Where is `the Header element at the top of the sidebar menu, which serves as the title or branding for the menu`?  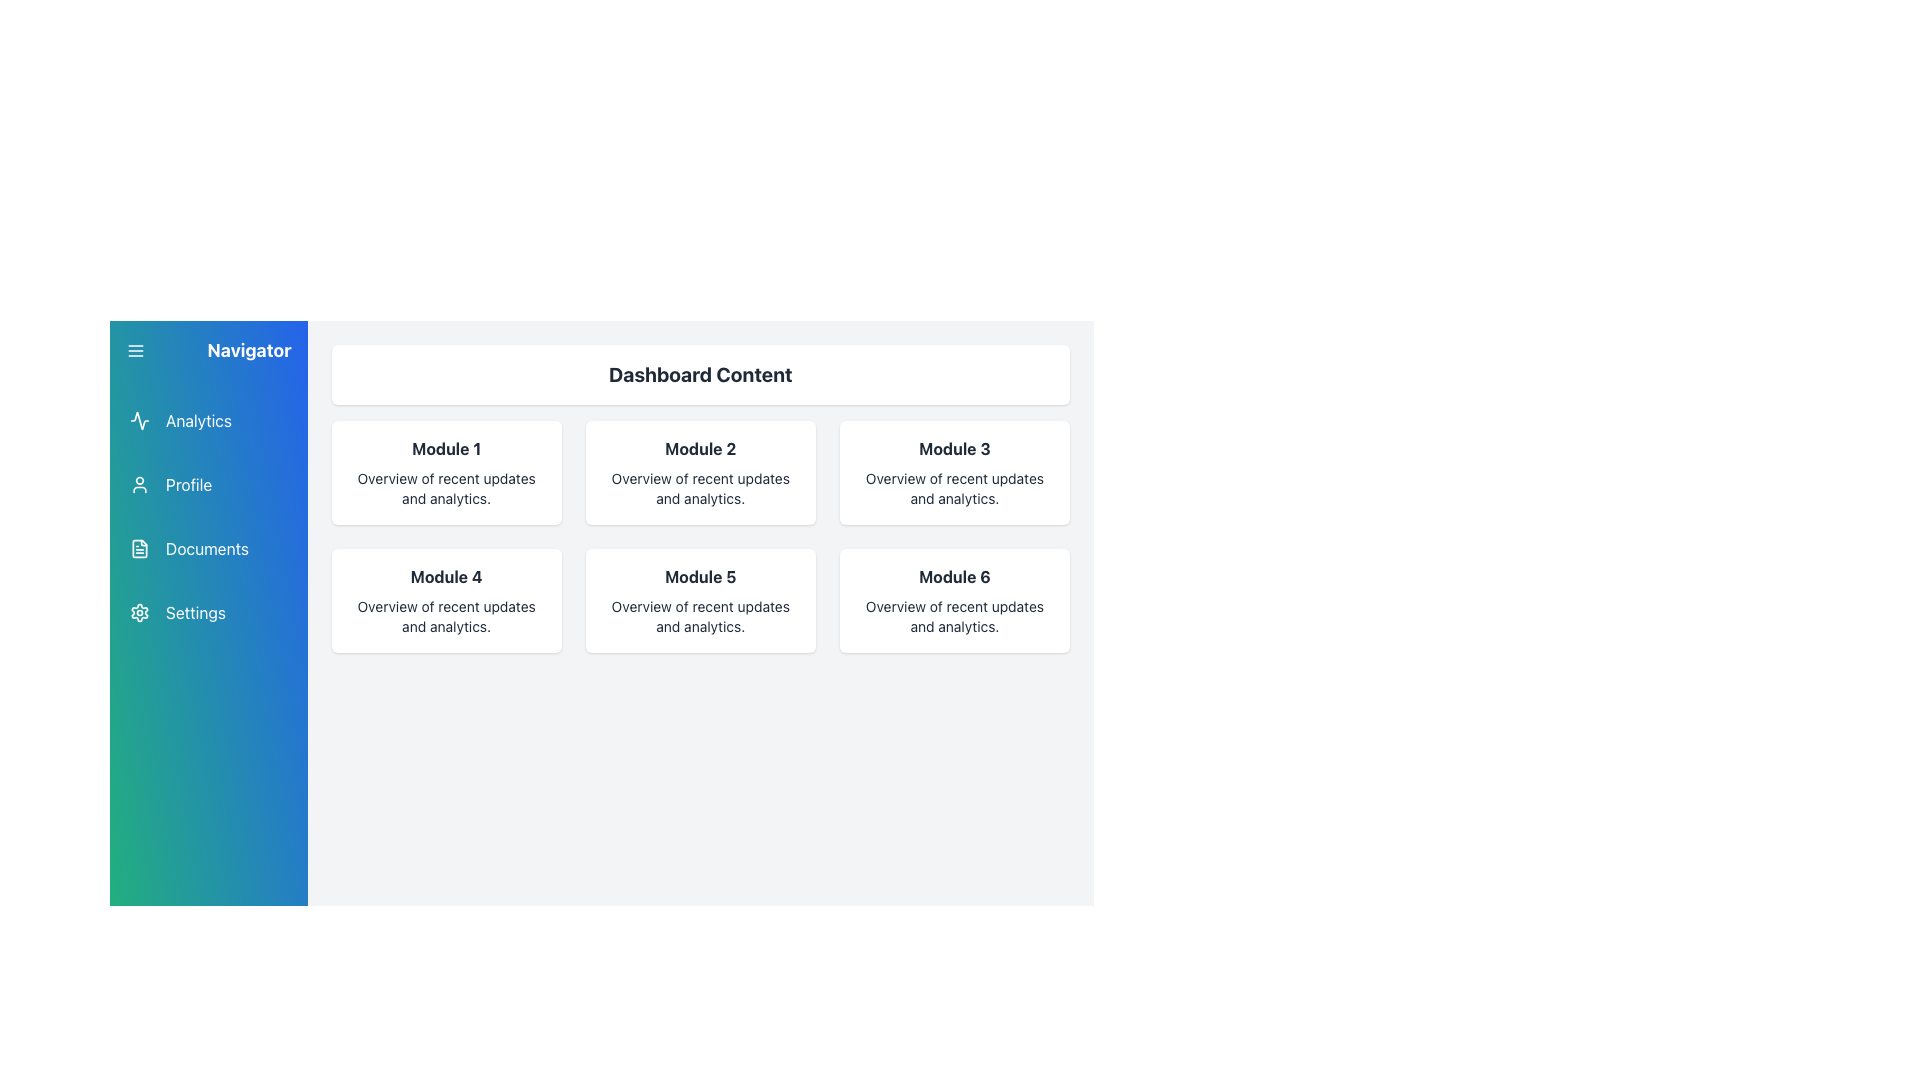 the Header element at the top of the sidebar menu, which serves as the title or branding for the menu is located at coordinates (208, 350).